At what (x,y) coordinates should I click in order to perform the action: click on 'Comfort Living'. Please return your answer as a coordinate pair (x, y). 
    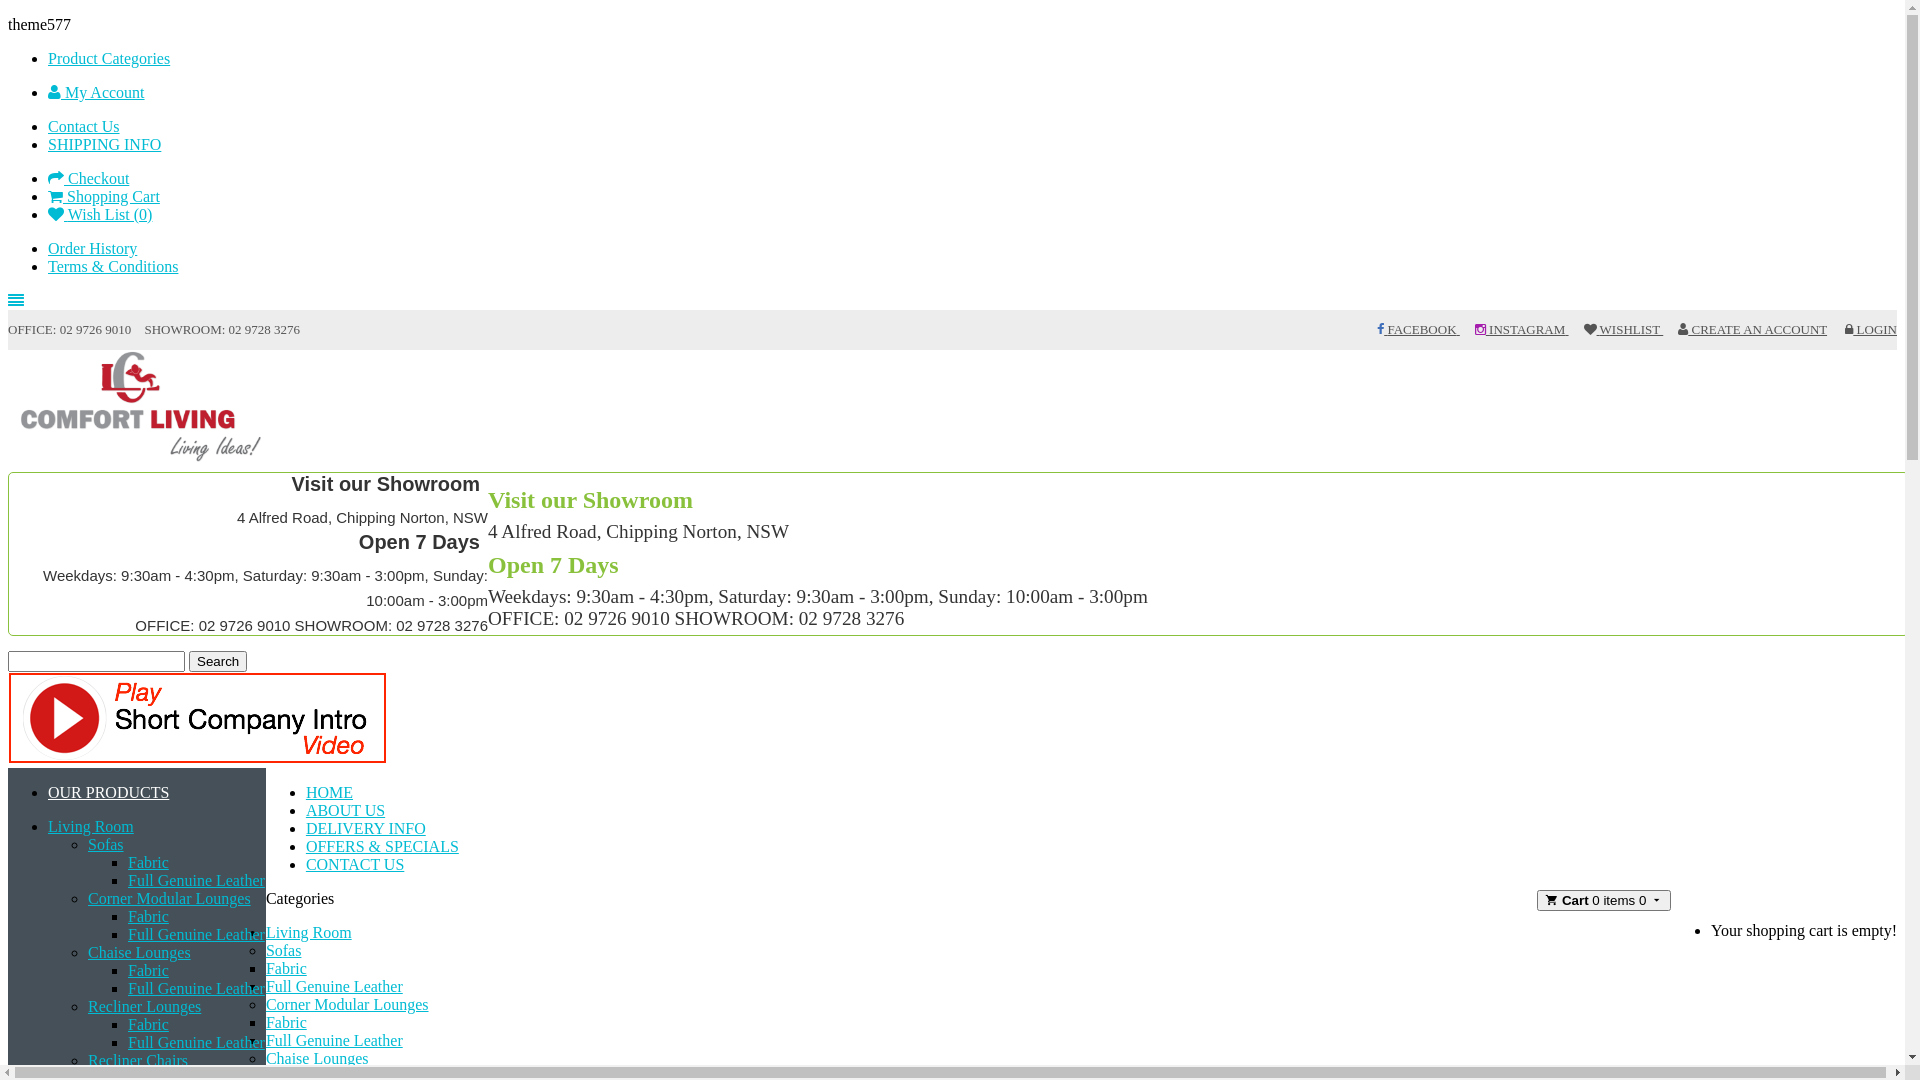
    Looking at the image, I should click on (142, 407).